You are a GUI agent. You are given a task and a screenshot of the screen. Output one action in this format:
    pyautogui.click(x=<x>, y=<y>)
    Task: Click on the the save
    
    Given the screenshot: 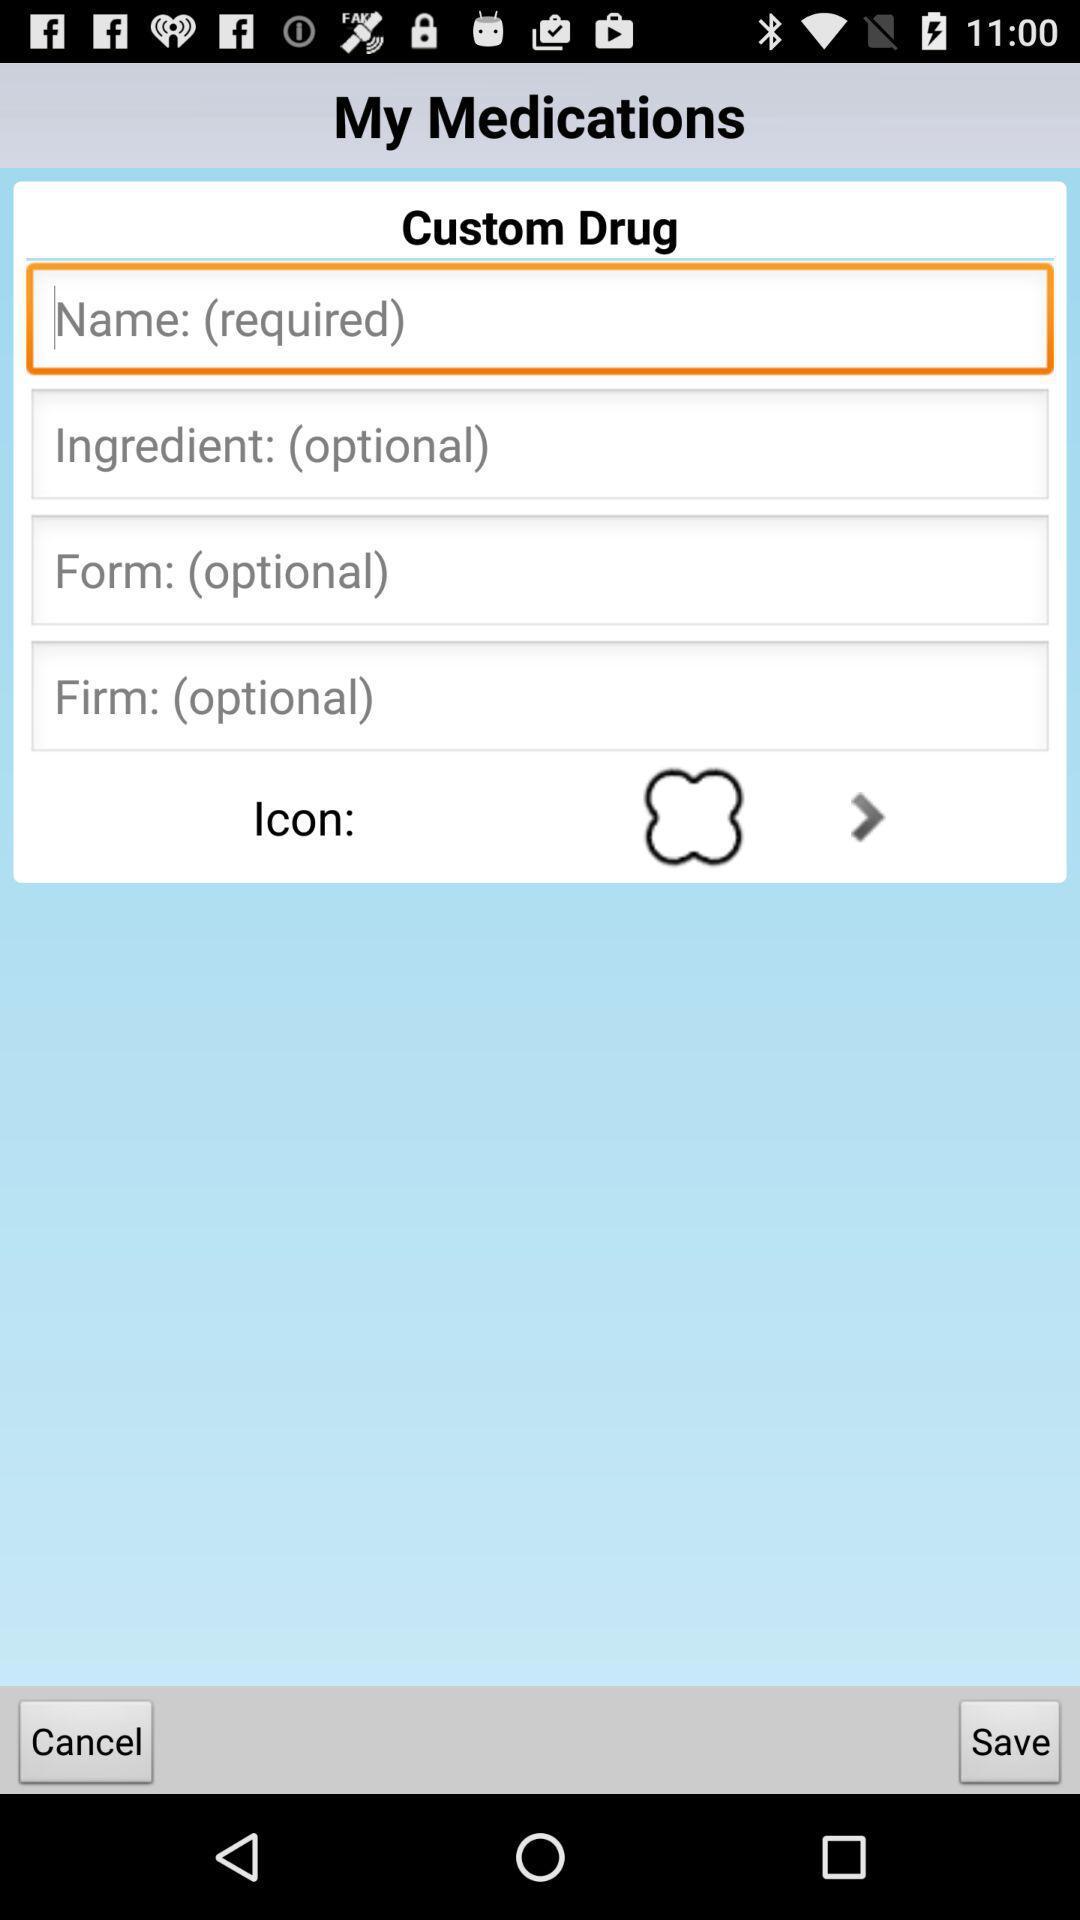 What is the action you would take?
    pyautogui.click(x=1010, y=1745)
    